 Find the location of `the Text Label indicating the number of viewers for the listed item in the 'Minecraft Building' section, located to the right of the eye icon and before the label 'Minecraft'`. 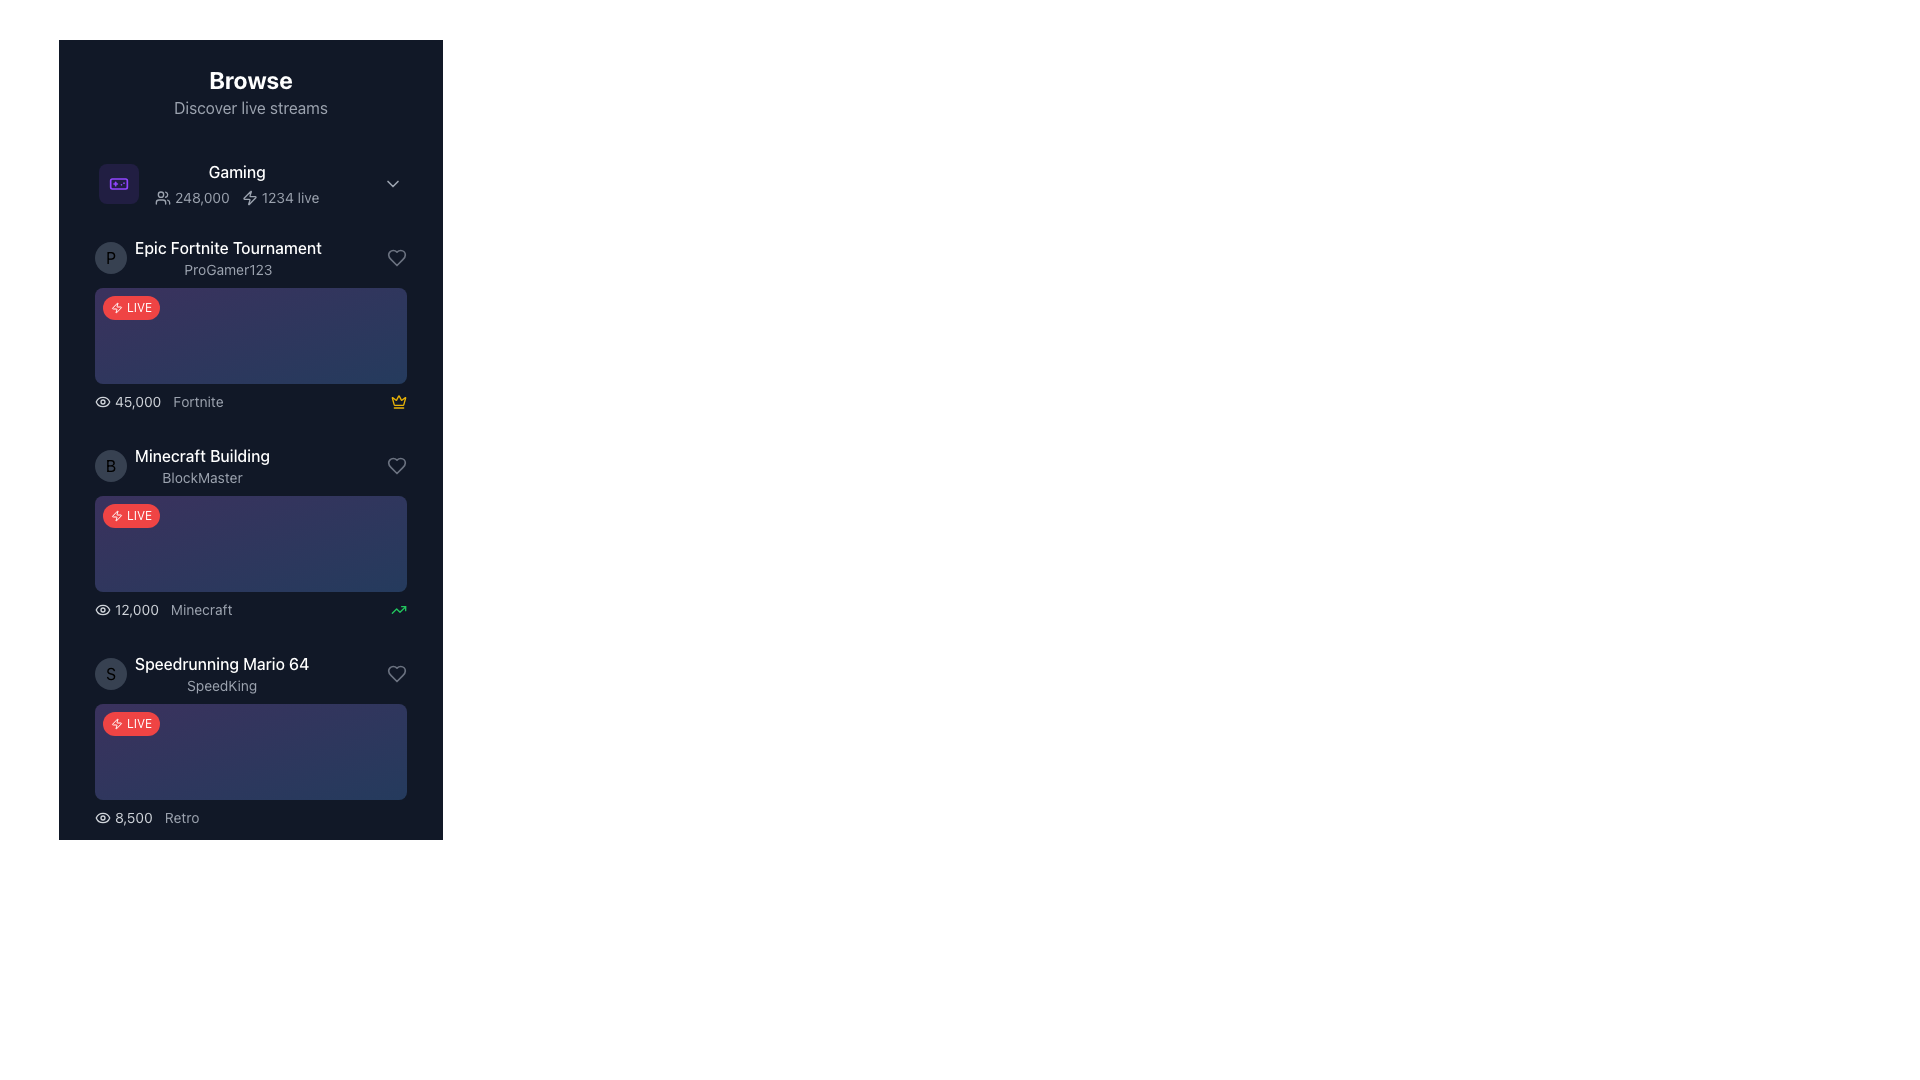

the Text Label indicating the number of viewers for the listed item in the 'Minecraft Building' section, located to the right of the eye icon and before the label 'Minecraft' is located at coordinates (125, 608).